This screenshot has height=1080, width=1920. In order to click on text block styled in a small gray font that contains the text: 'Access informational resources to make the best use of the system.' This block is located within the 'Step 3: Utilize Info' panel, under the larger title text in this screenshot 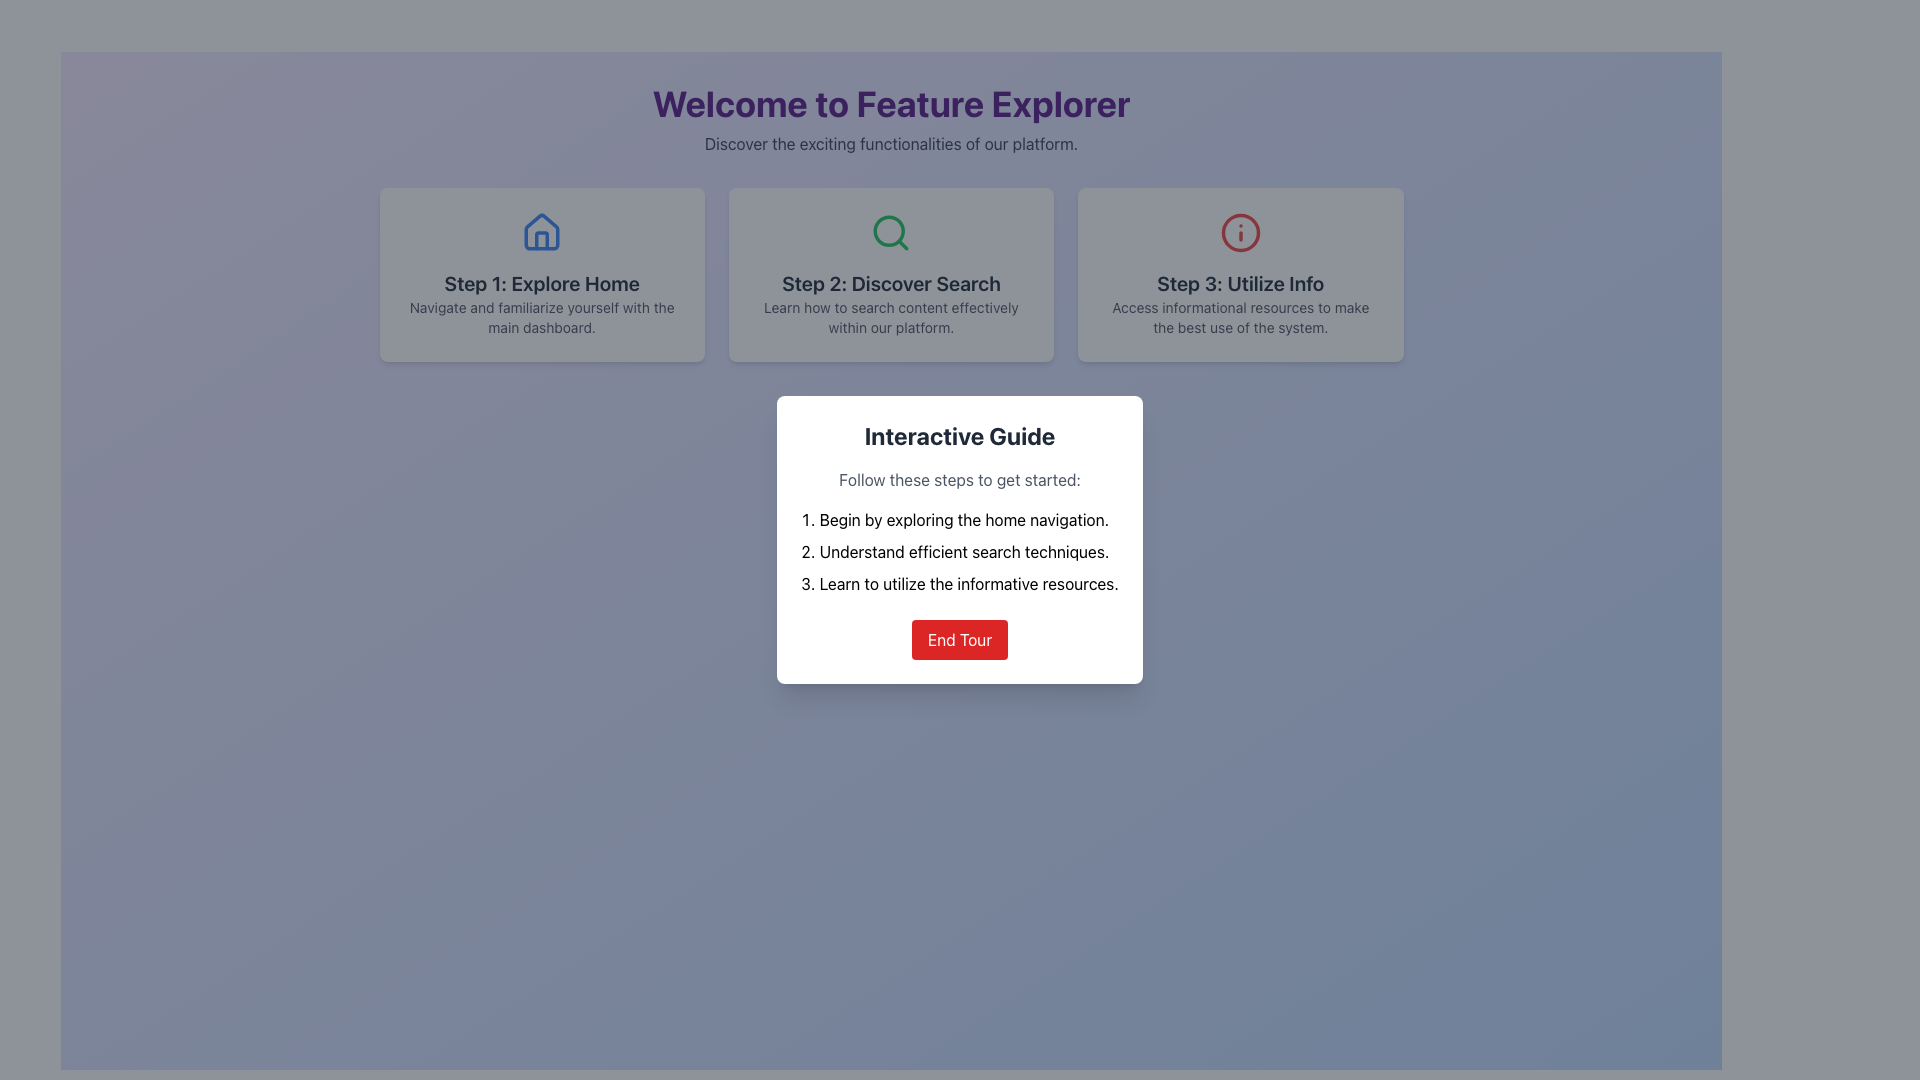, I will do `click(1239, 316)`.